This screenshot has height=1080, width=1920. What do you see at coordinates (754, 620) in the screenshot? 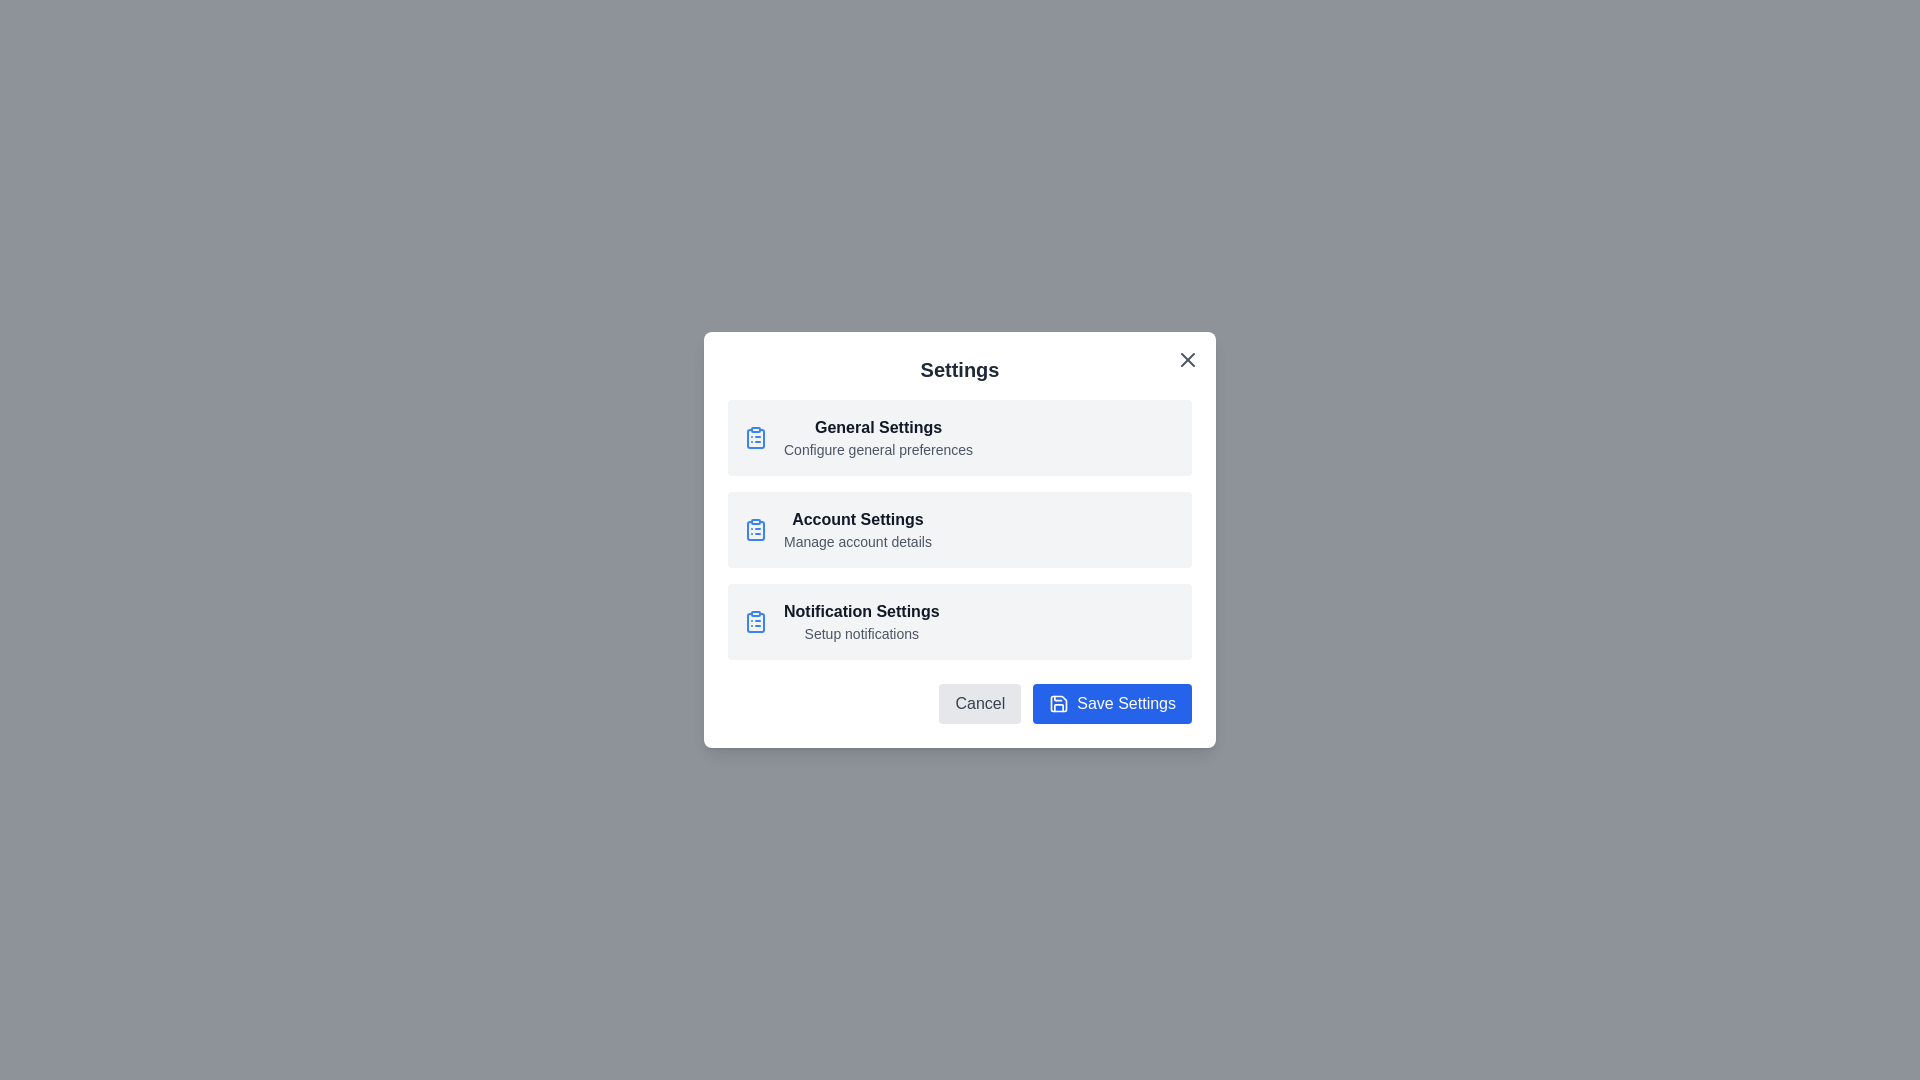
I see `the clipboard icon representing 'Notification Settings', which is styled in blue and located to the left of the text in the third row of the settings list` at bounding box center [754, 620].